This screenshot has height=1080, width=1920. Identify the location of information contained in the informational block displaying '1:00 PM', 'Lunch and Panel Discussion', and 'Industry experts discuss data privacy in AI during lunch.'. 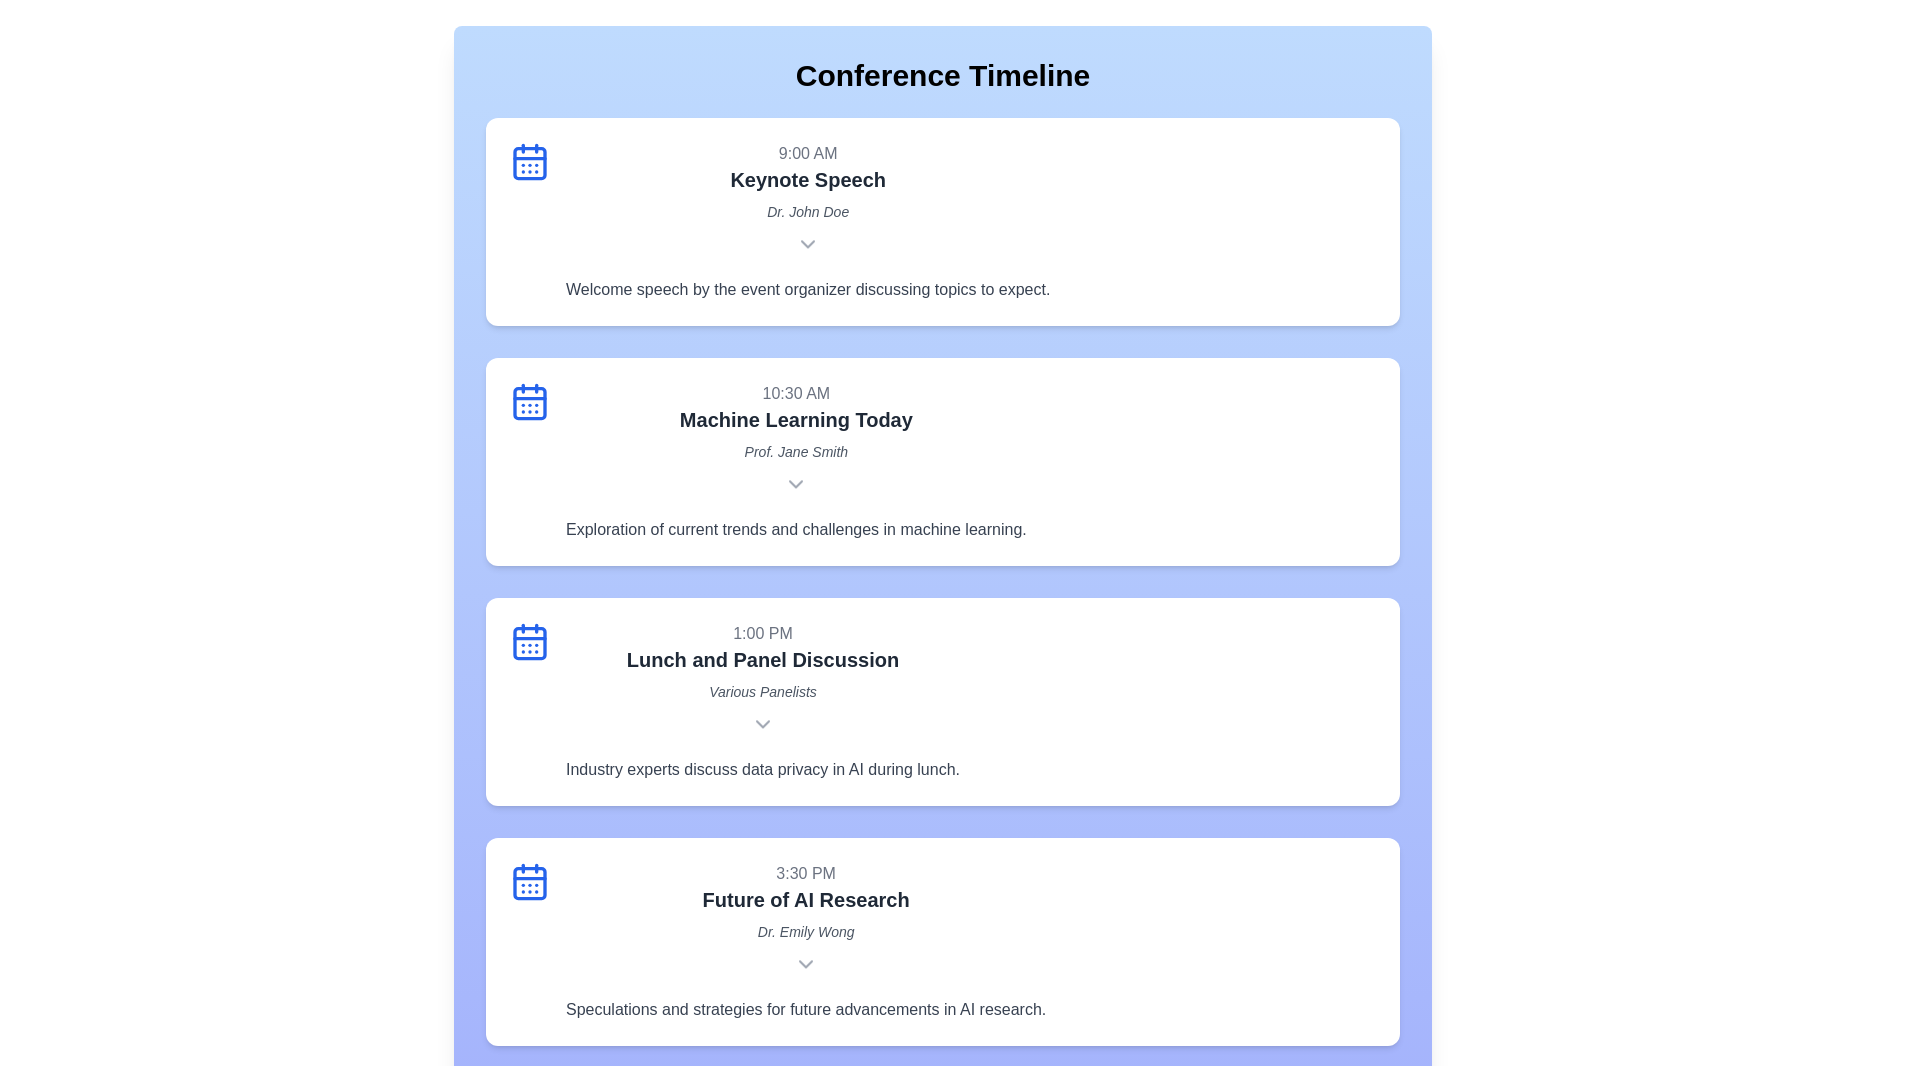
(762, 701).